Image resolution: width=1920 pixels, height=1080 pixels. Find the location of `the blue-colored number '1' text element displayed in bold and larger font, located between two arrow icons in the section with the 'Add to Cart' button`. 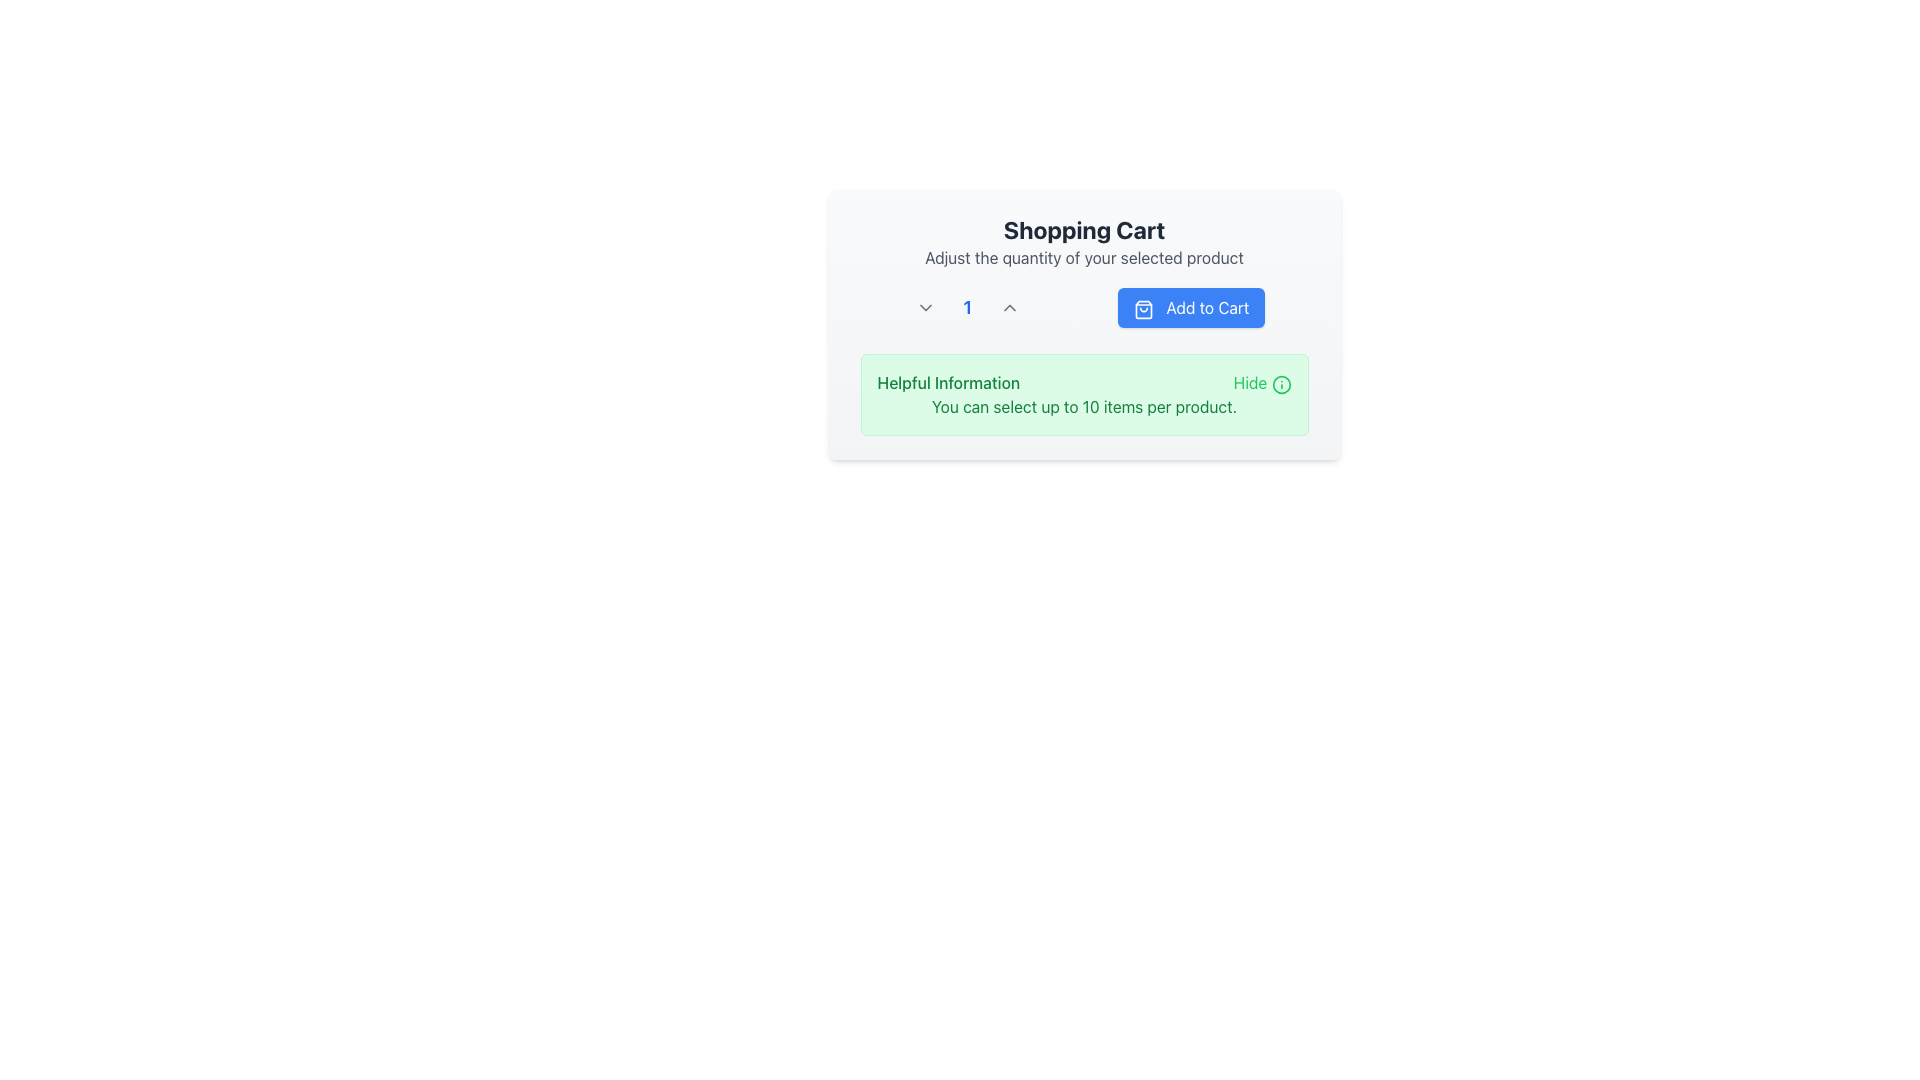

the blue-colored number '1' text element displayed in bold and larger font, located between two arrow icons in the section with the 'Add to Cart' button is located at coordinates (967, 308).